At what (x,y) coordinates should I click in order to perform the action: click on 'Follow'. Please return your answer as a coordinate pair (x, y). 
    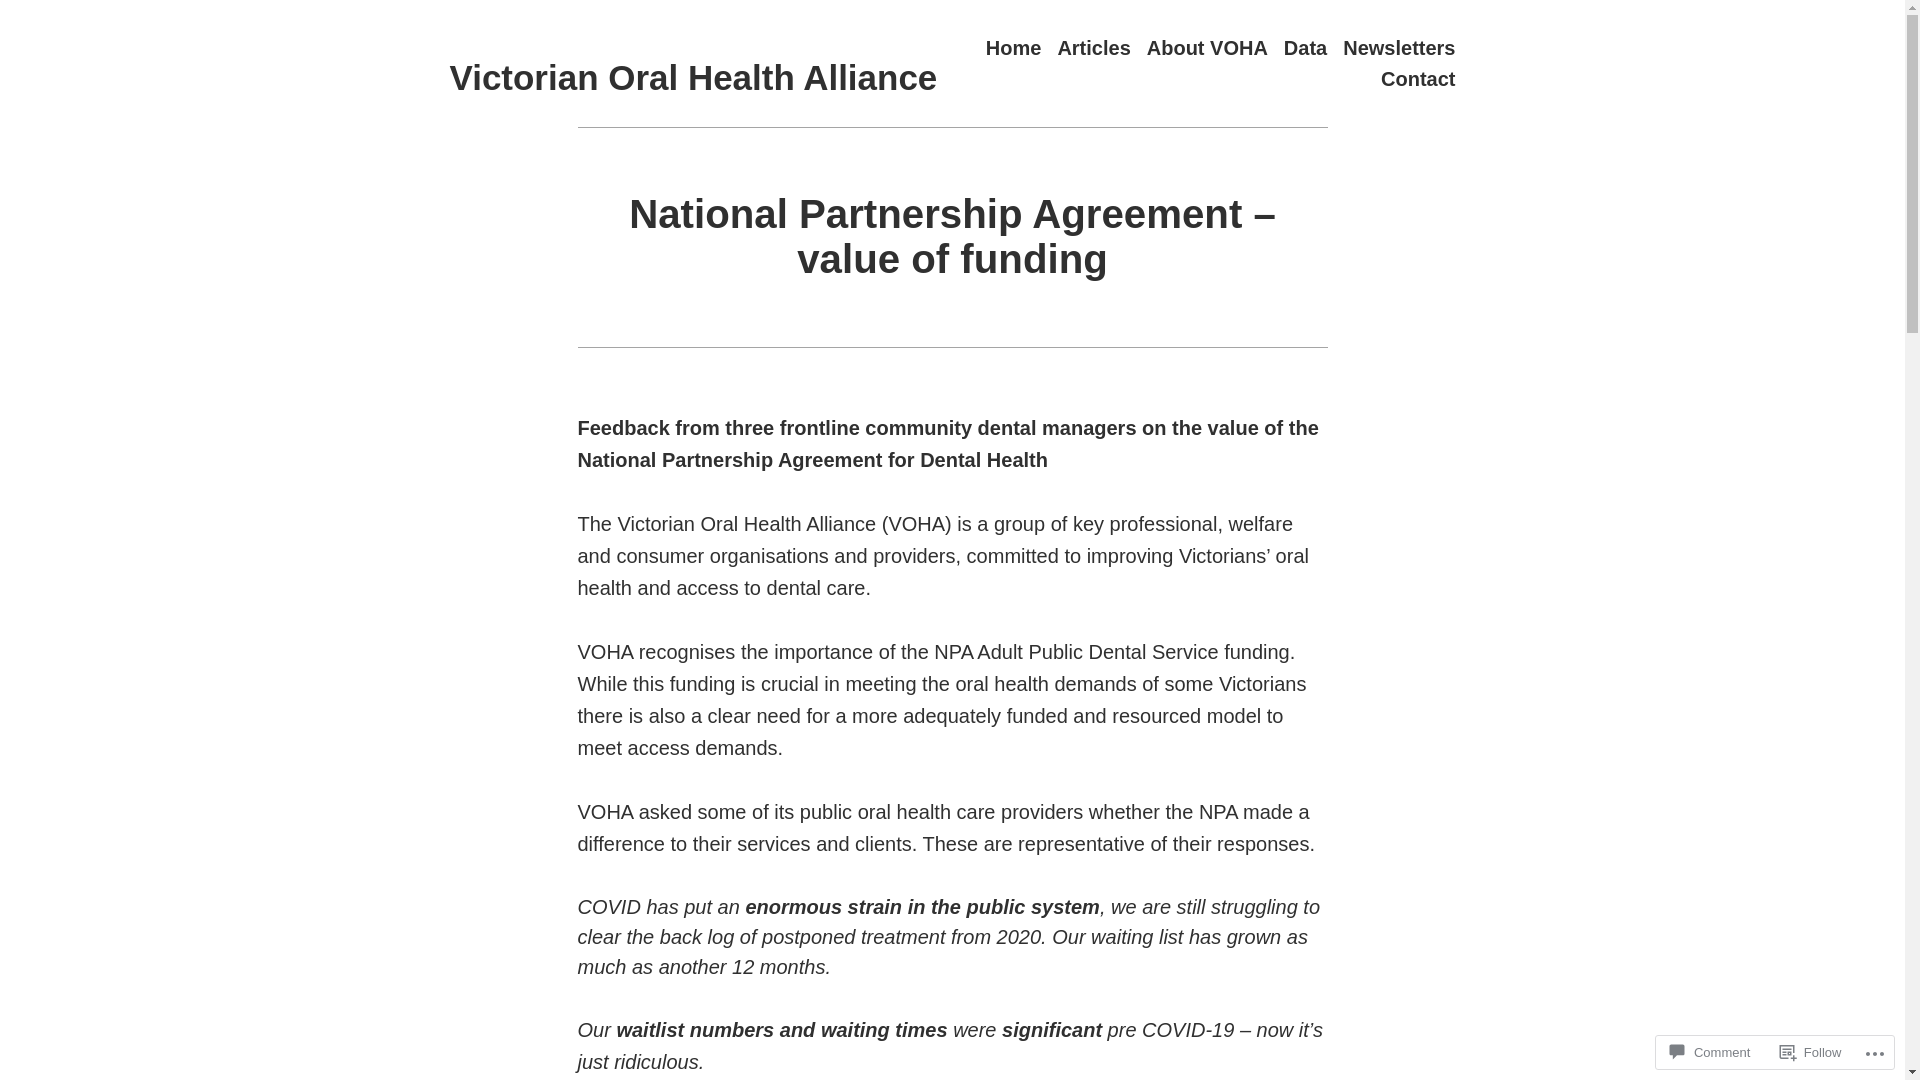
    Looking at the image, I should click on (1810, 1051).